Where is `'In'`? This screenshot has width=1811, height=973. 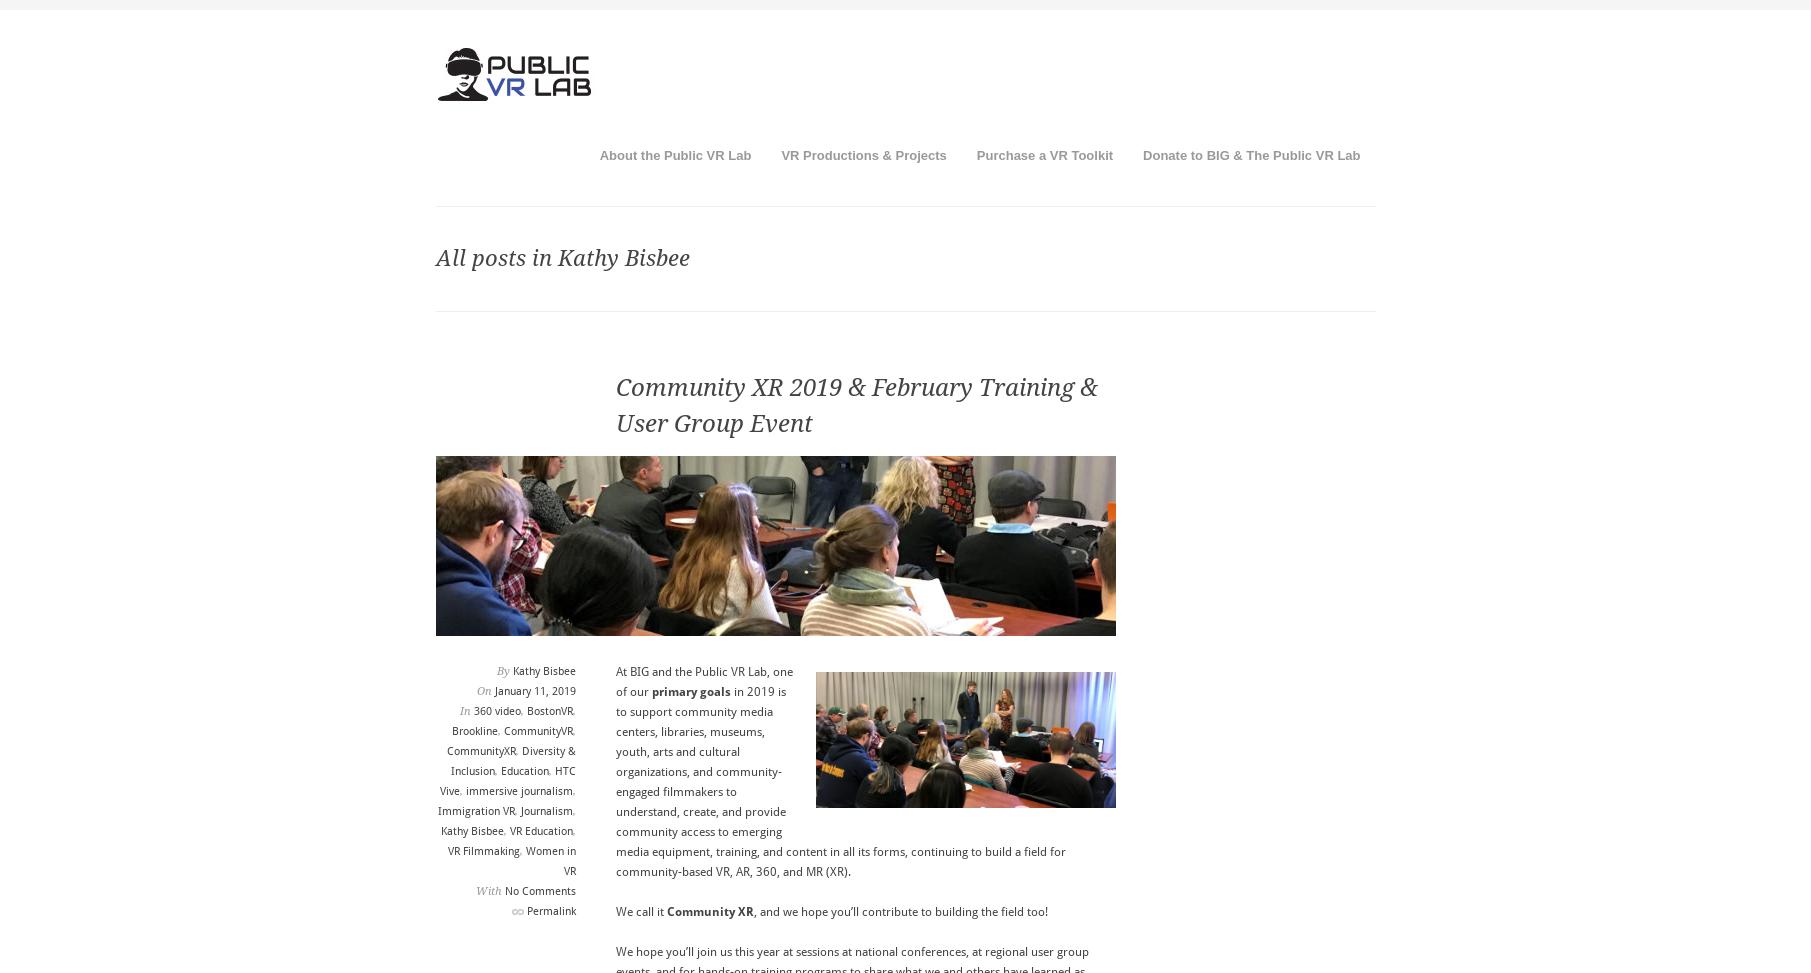 'In' is located at coordinates (465, 711).